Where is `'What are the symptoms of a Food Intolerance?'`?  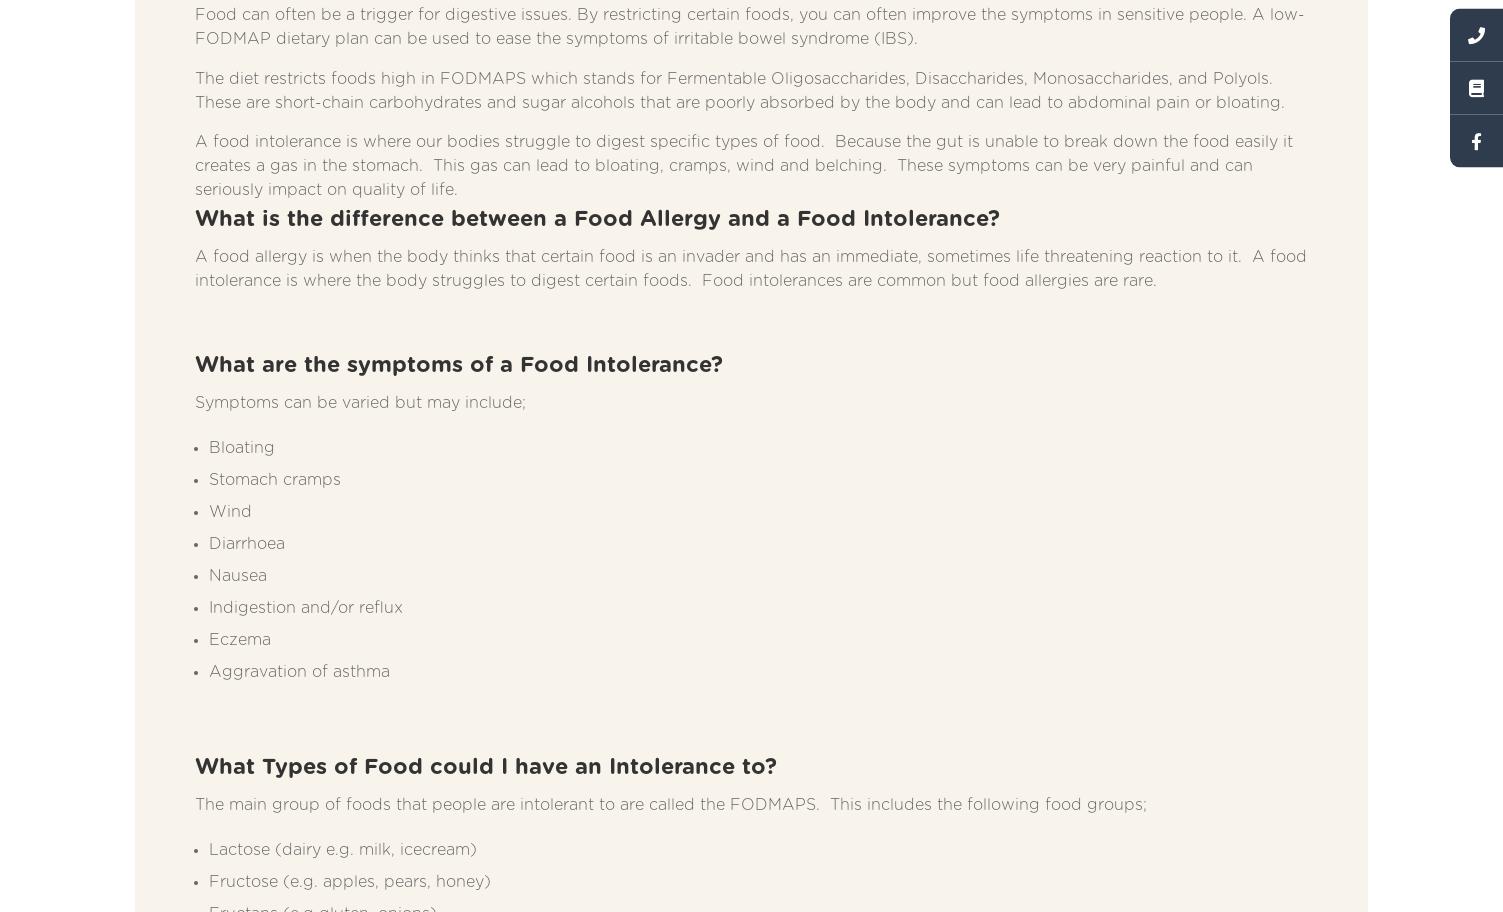
'What are the symptoms of a Food Intolerance?' is located at coordinates (458, 363).